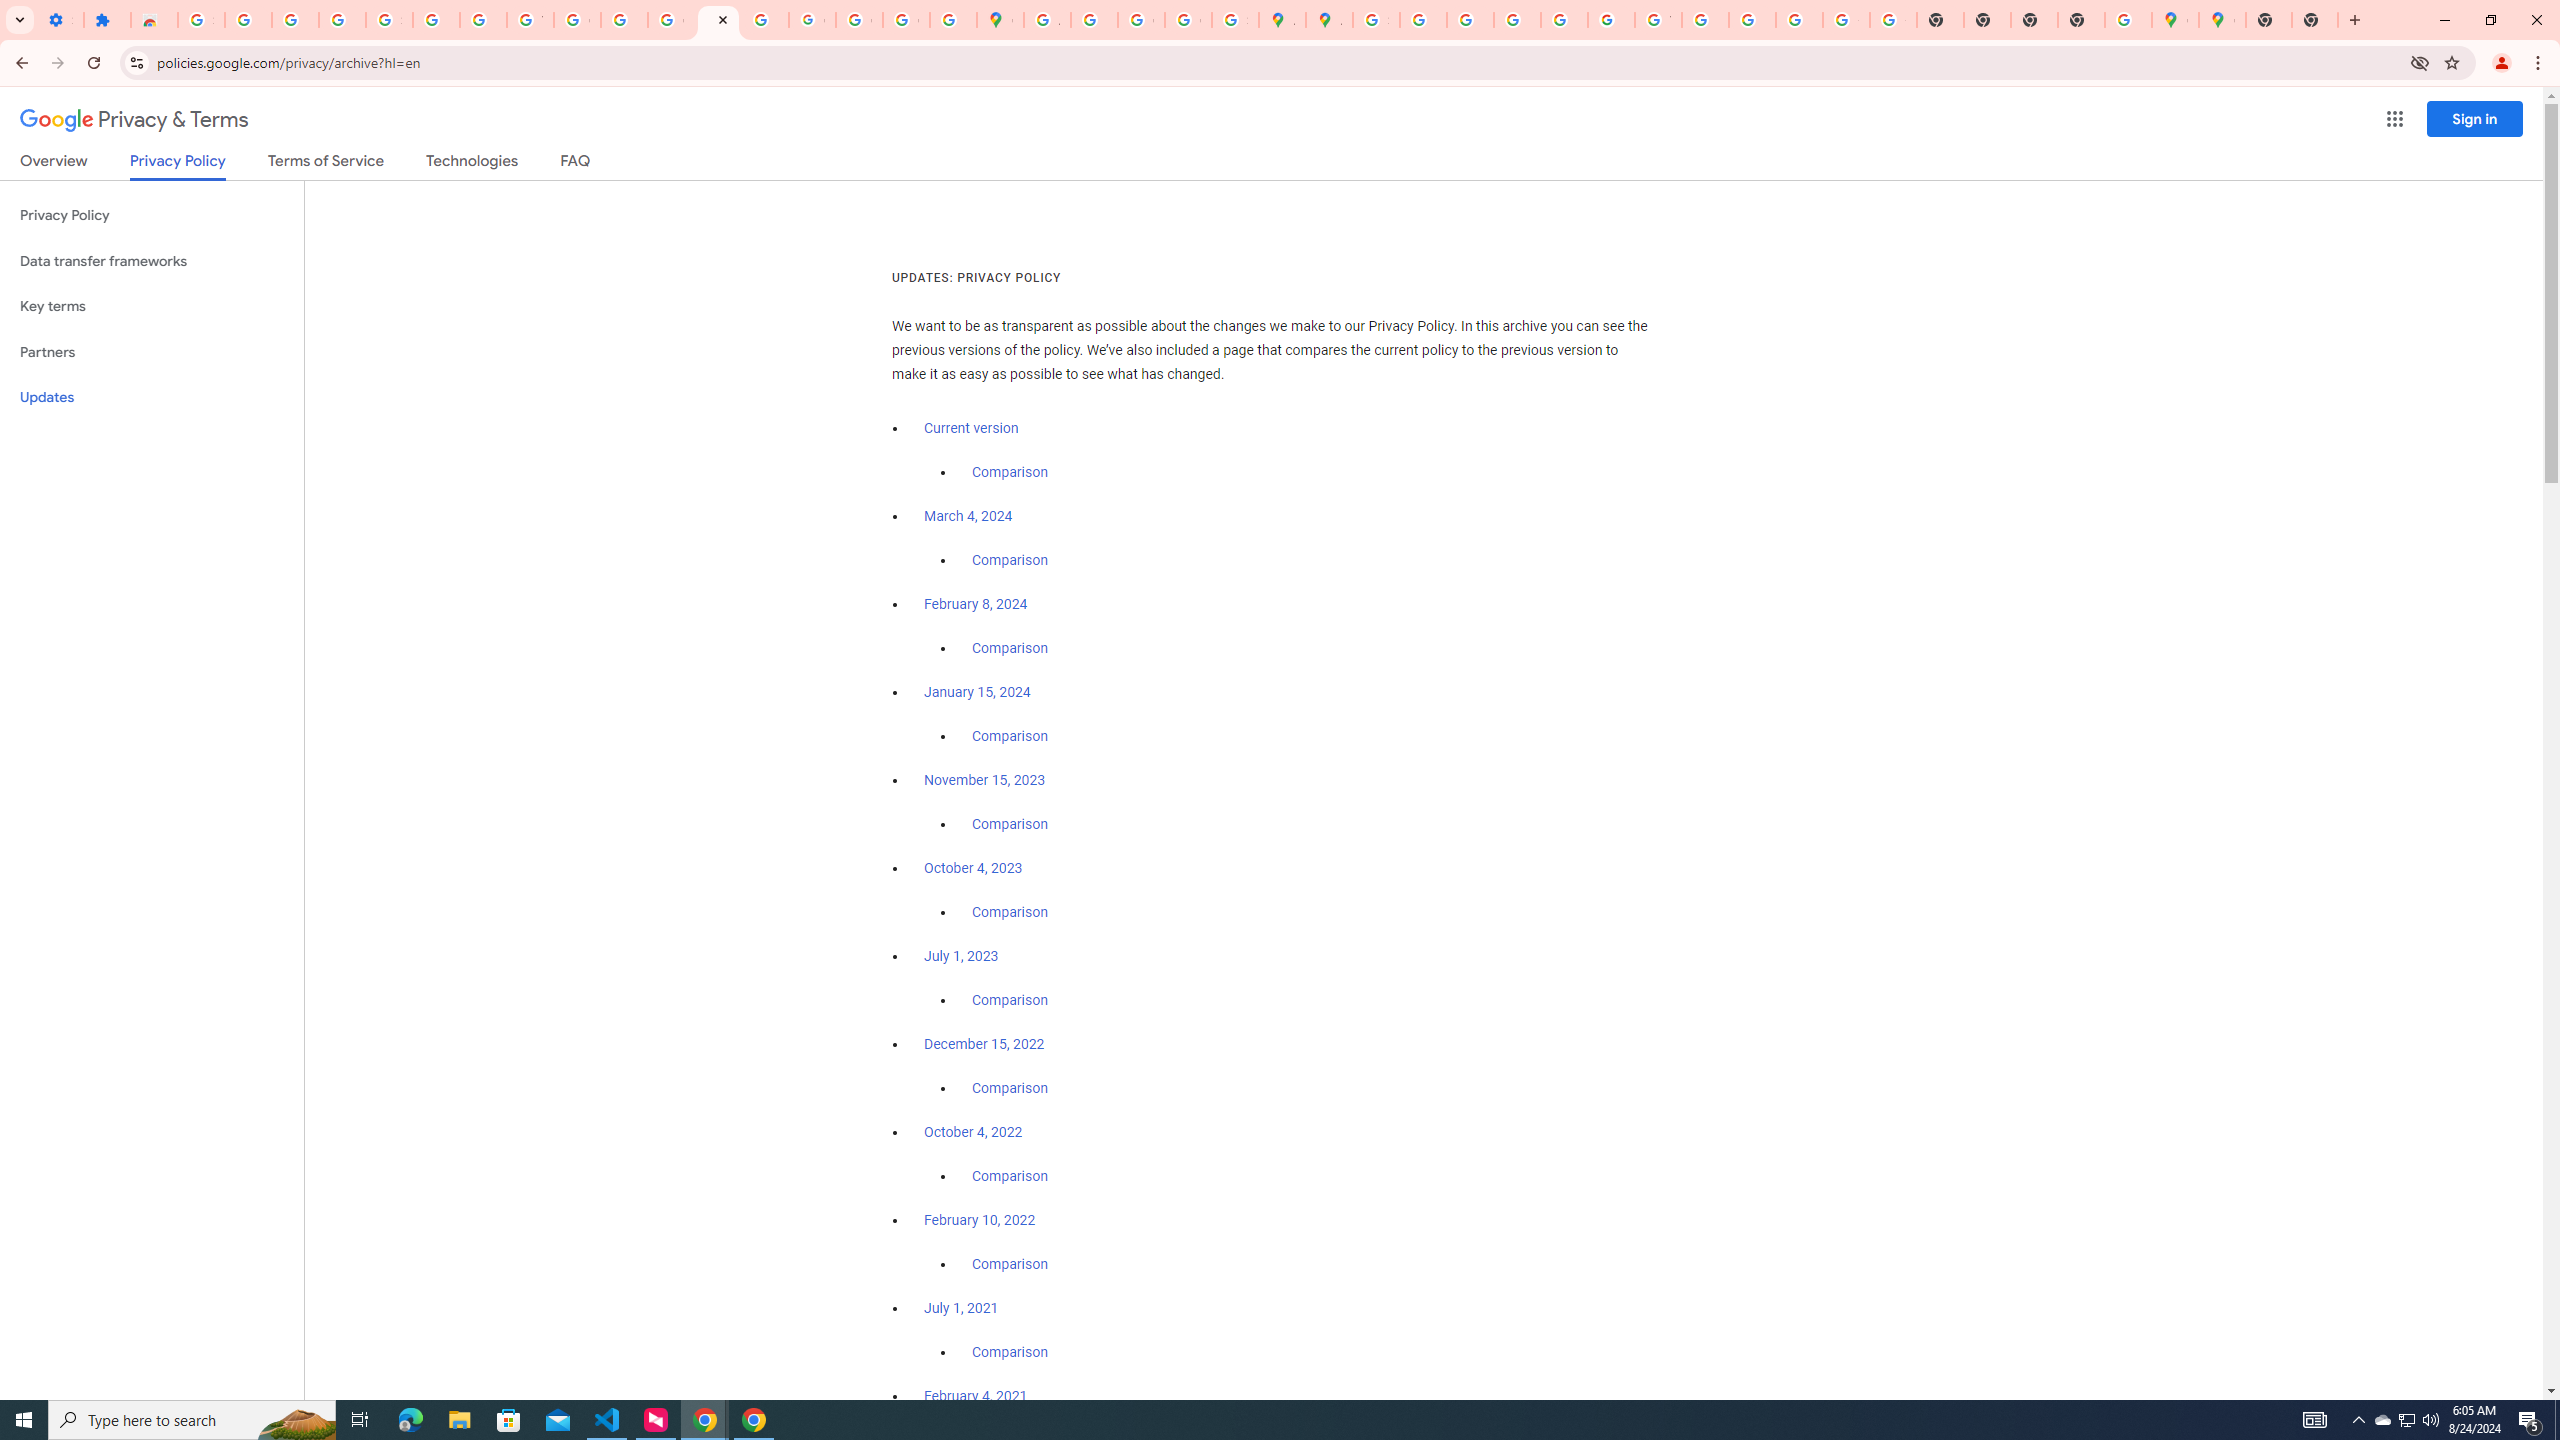 Image resolution: width=2560 pixels, height=1440 pixels. Describe the element at coordinates (2127, 19) in the screenshot. I see `'Use Google Maps in Space - Google Maps Help'` at that location.